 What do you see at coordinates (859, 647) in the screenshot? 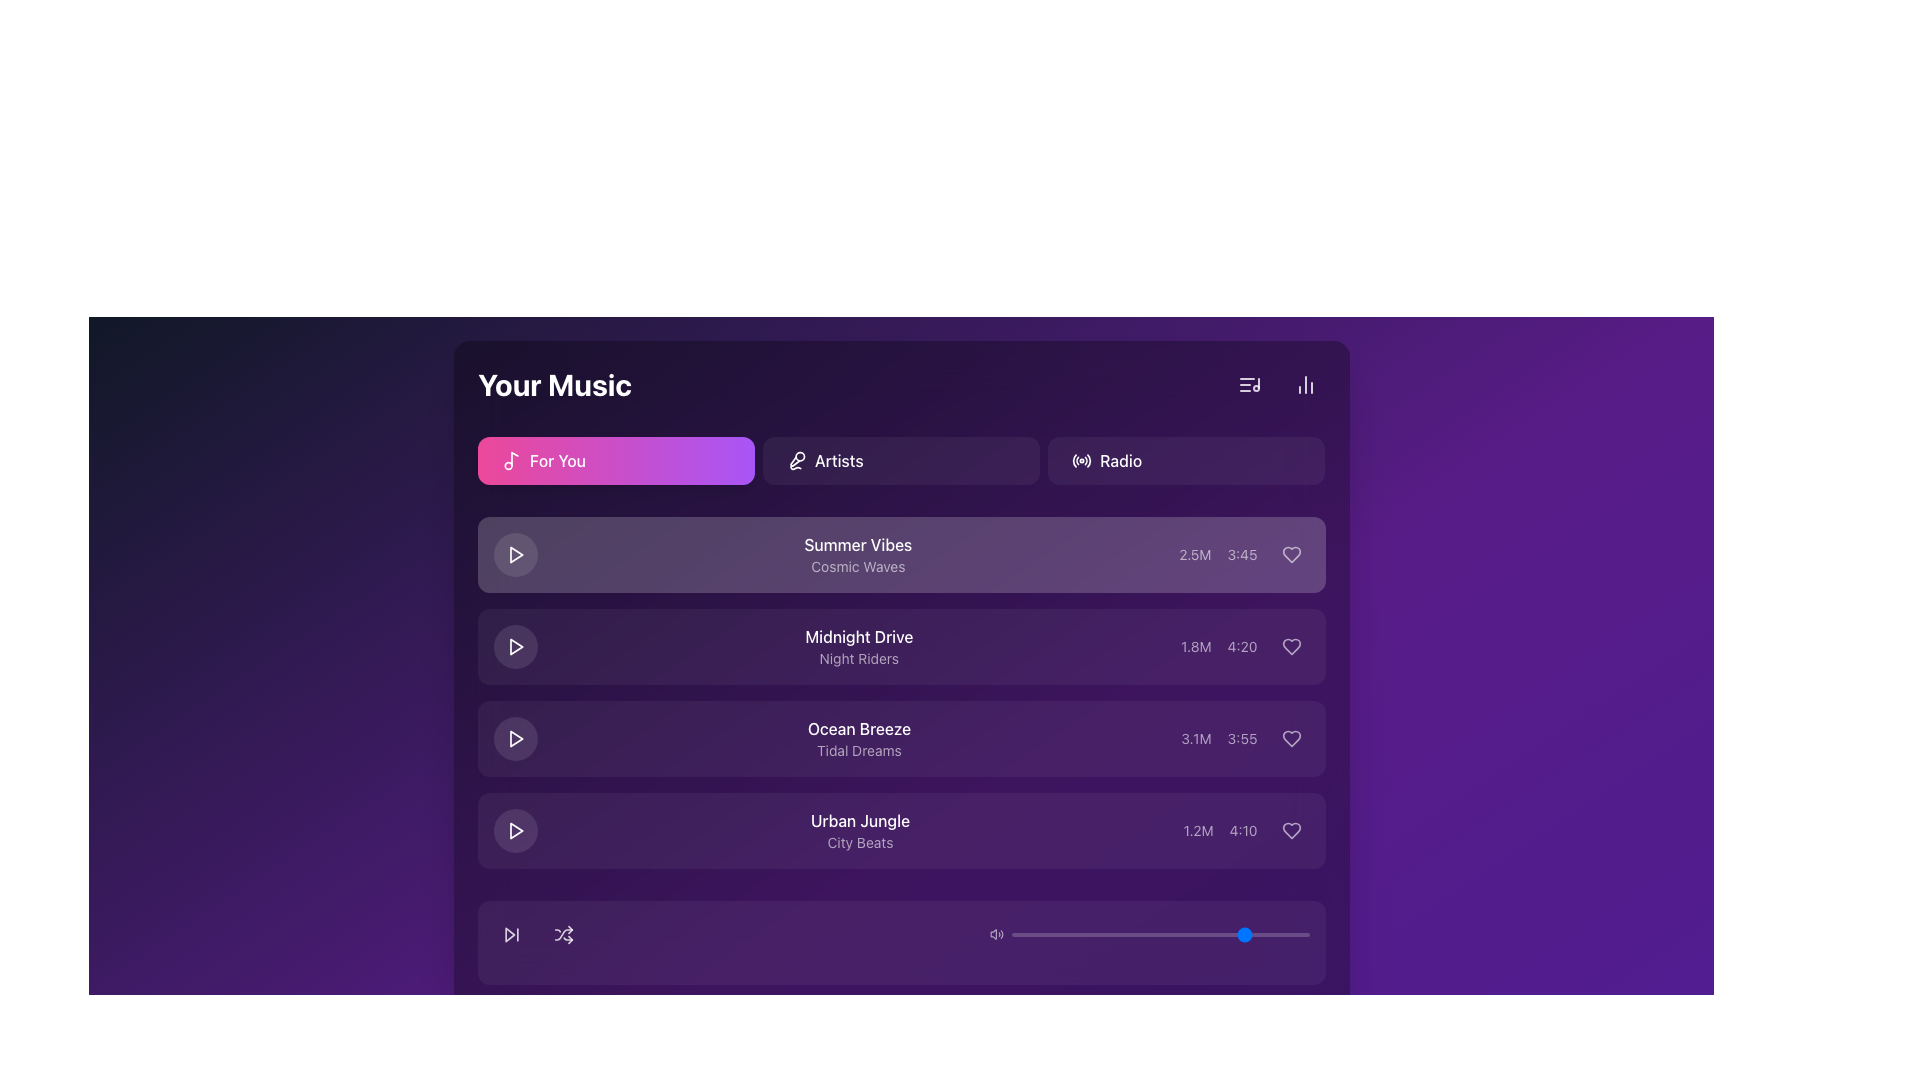
I see `the text display containing 'Midnight Drive' and 'Night Riders' to perform an action such as playing the song` at bounding box center [859, 647].